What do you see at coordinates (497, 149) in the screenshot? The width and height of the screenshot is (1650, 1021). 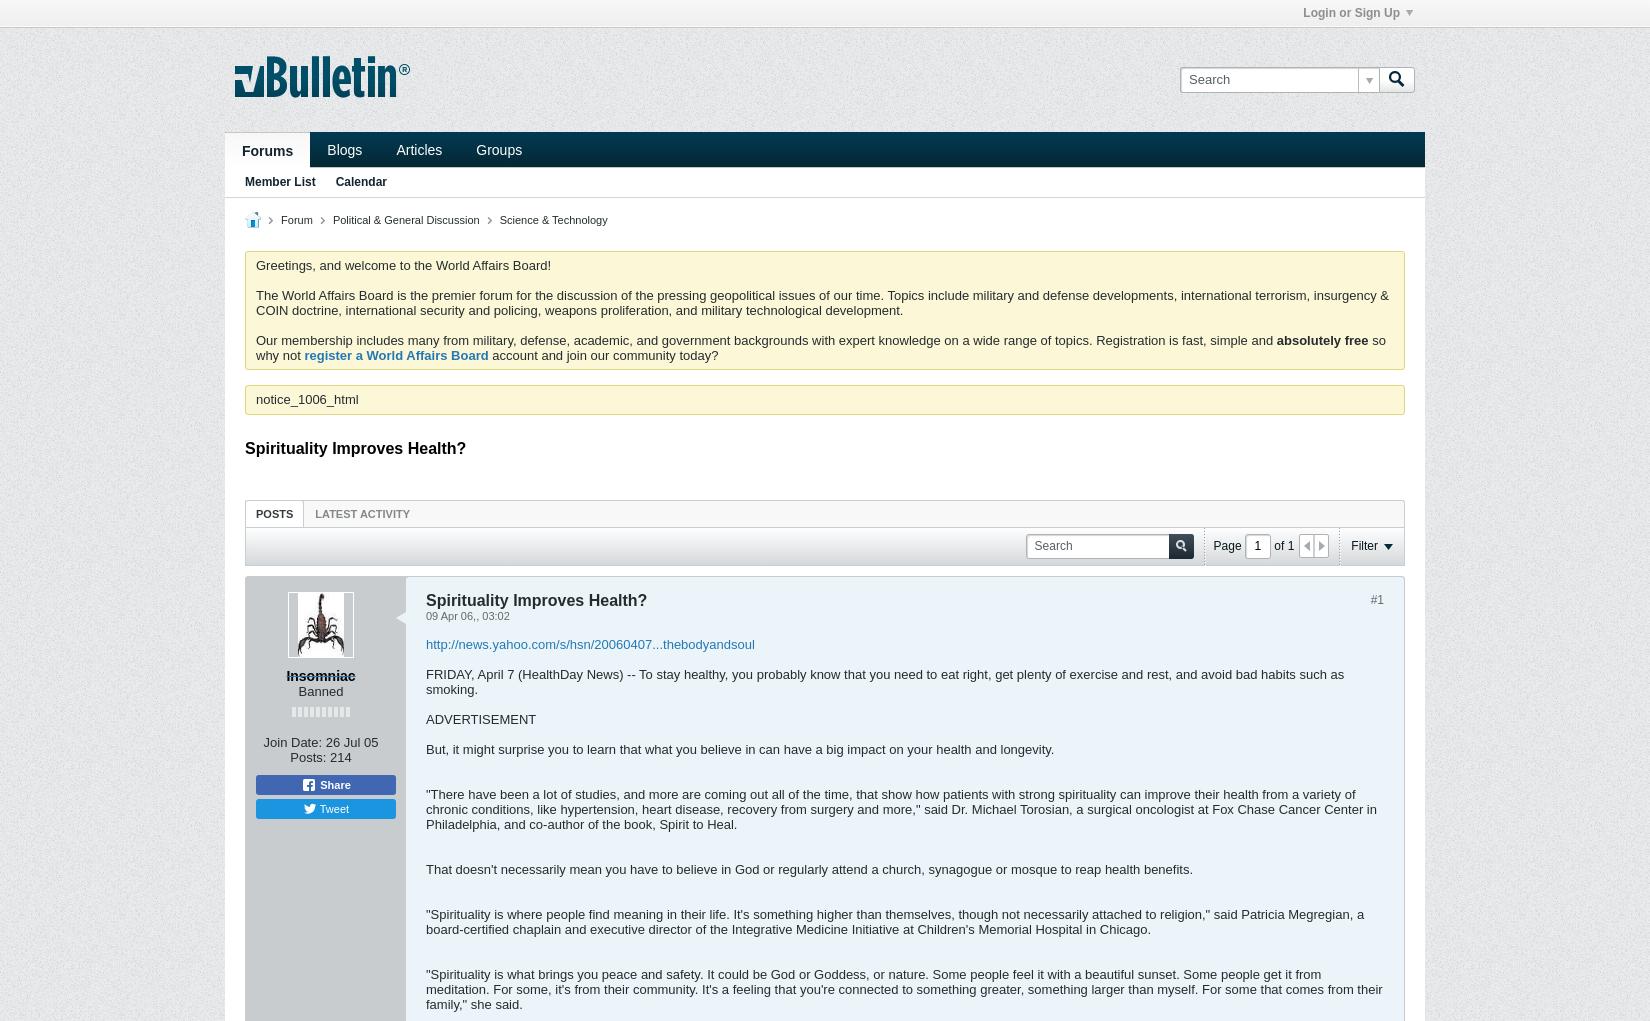 I see `'Groups'` at bounding box center [497, 149].